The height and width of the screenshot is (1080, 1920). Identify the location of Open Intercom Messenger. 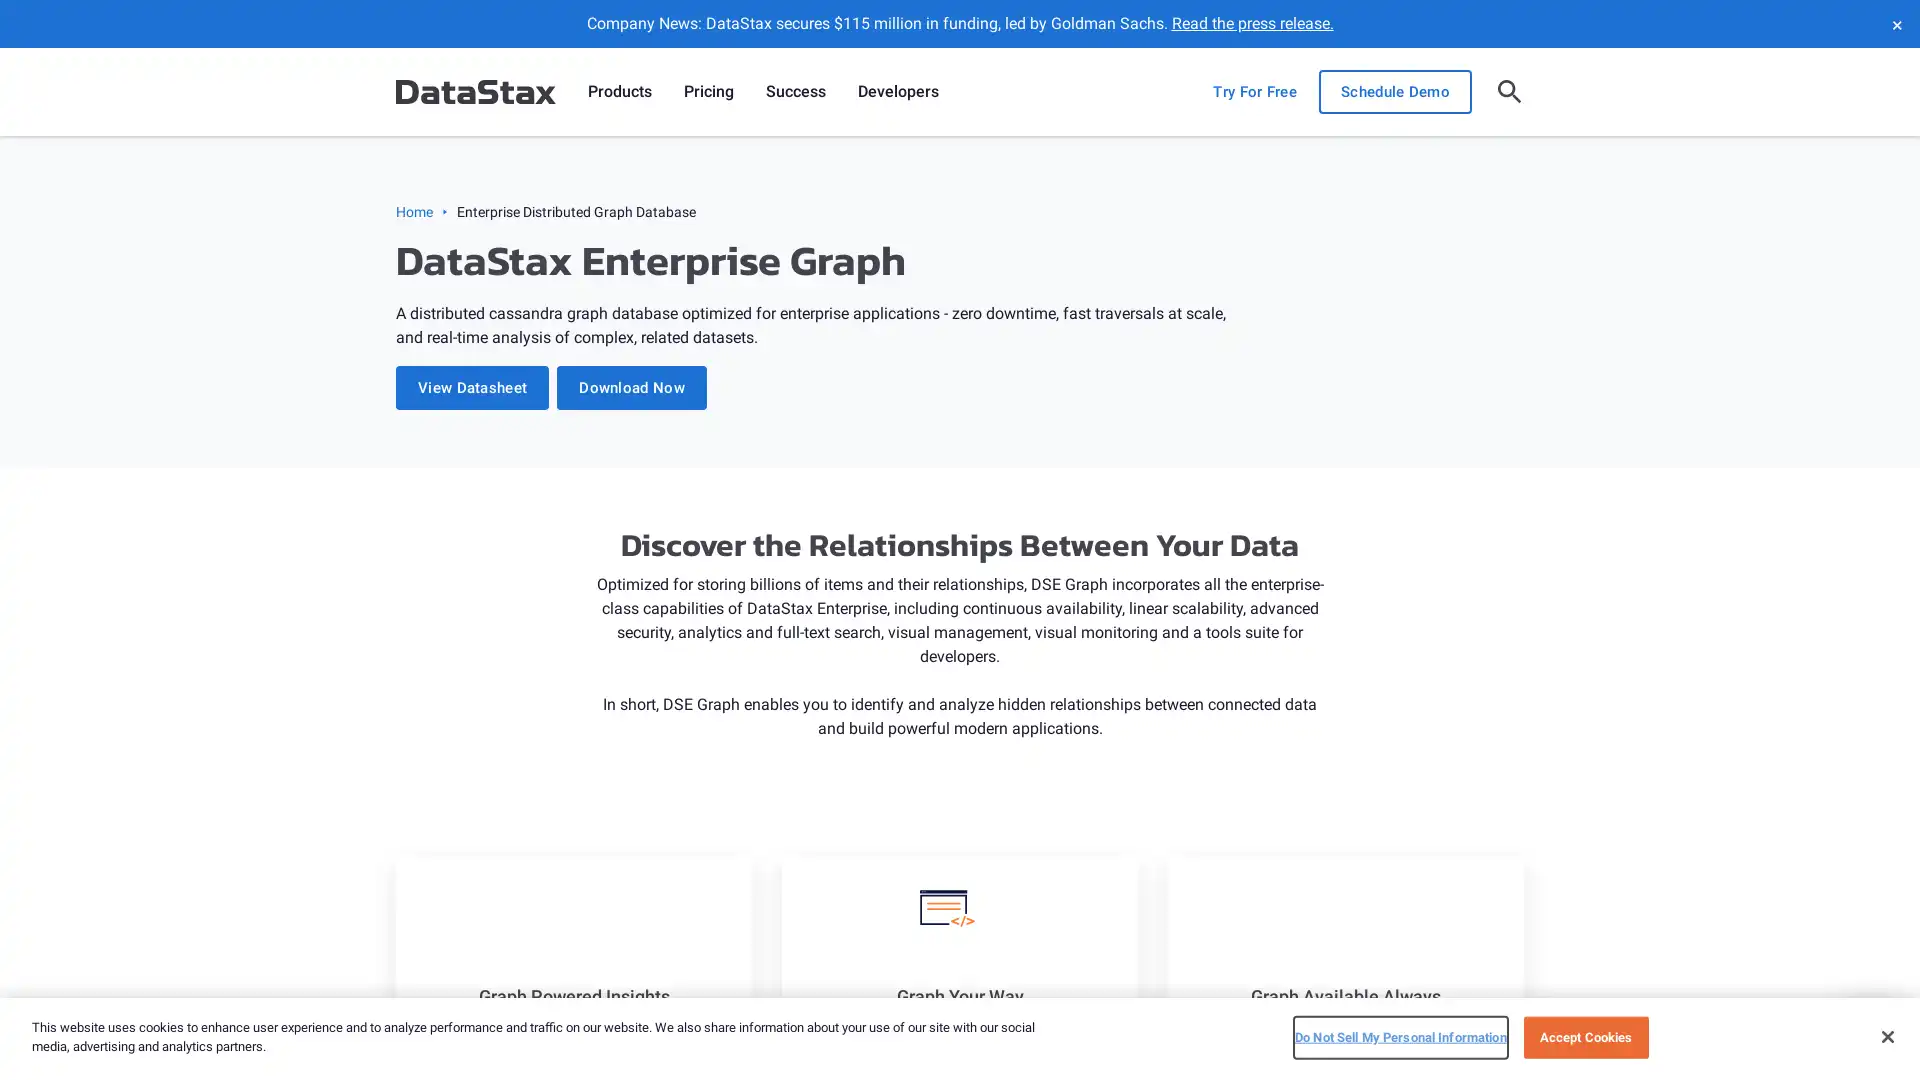
(1869, 1029).